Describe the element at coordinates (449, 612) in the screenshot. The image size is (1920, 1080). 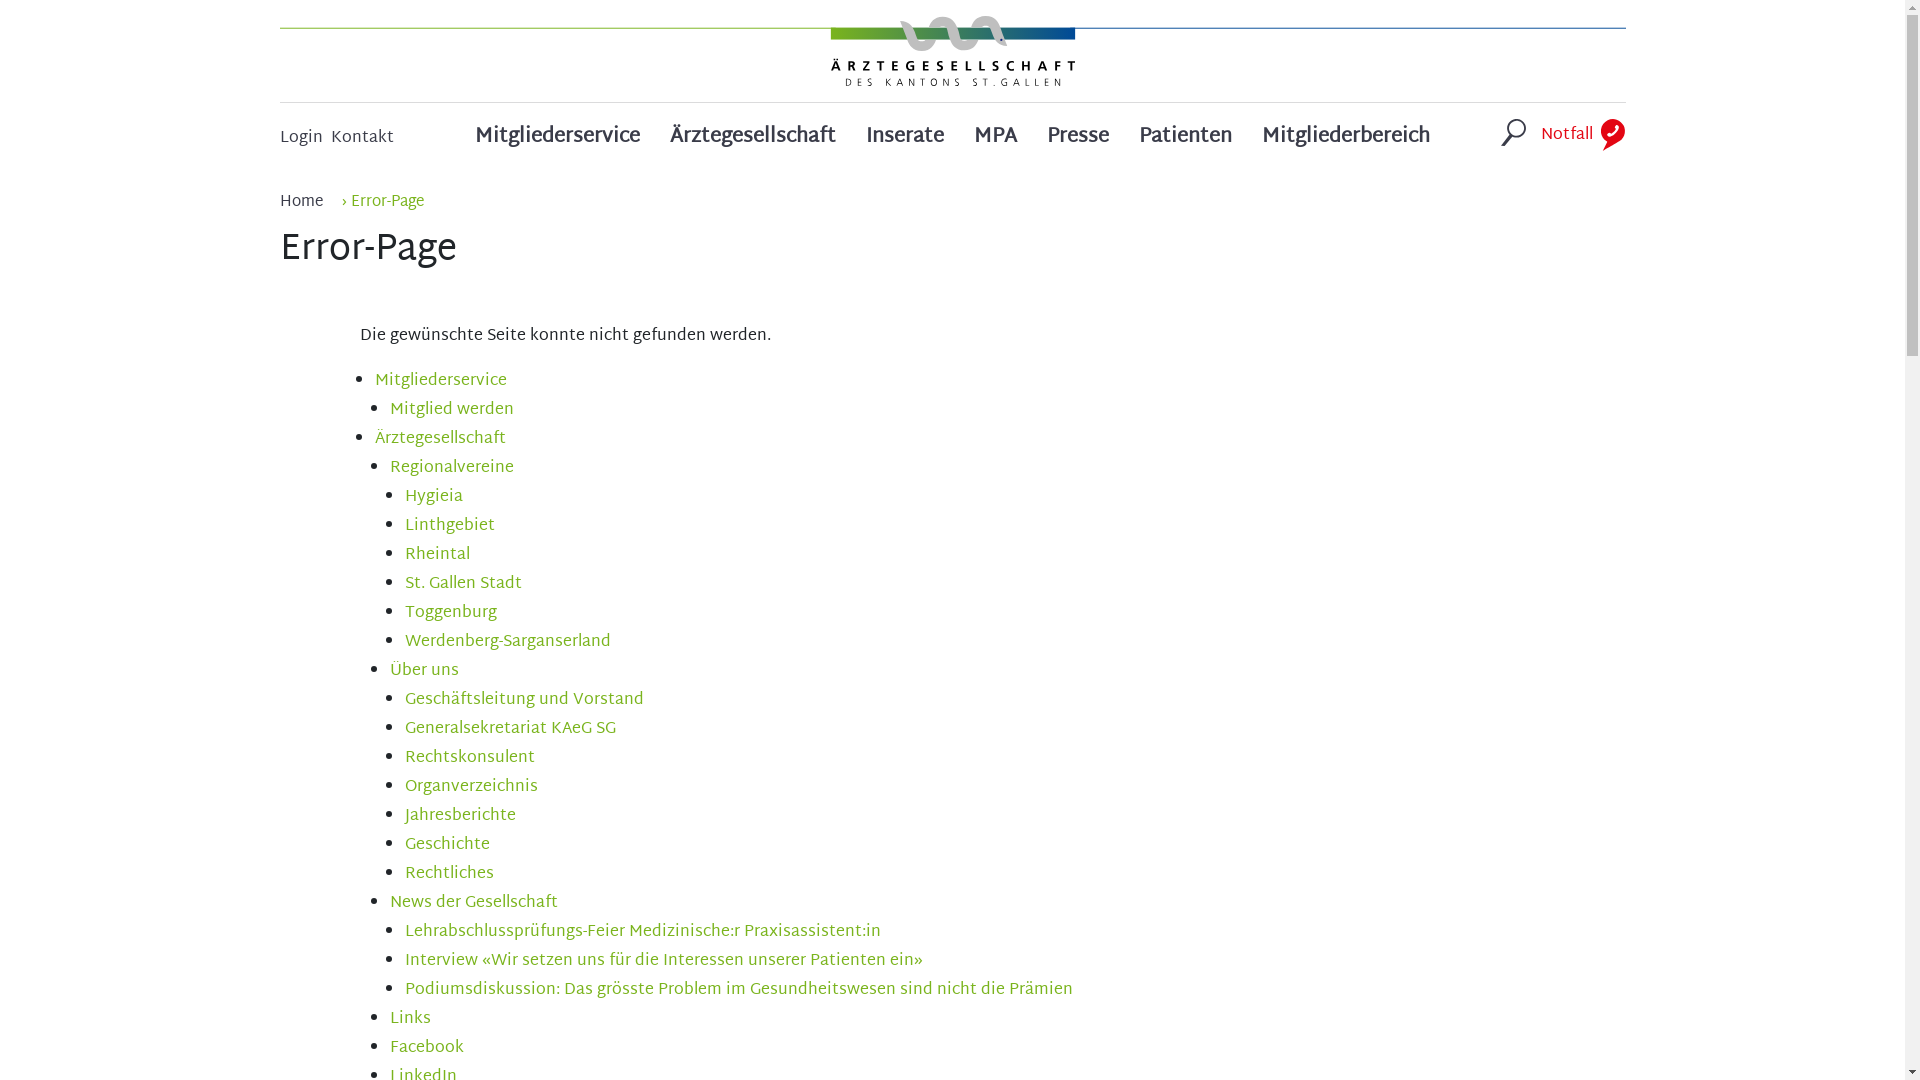
I see `'Toggenburg'` at that location.